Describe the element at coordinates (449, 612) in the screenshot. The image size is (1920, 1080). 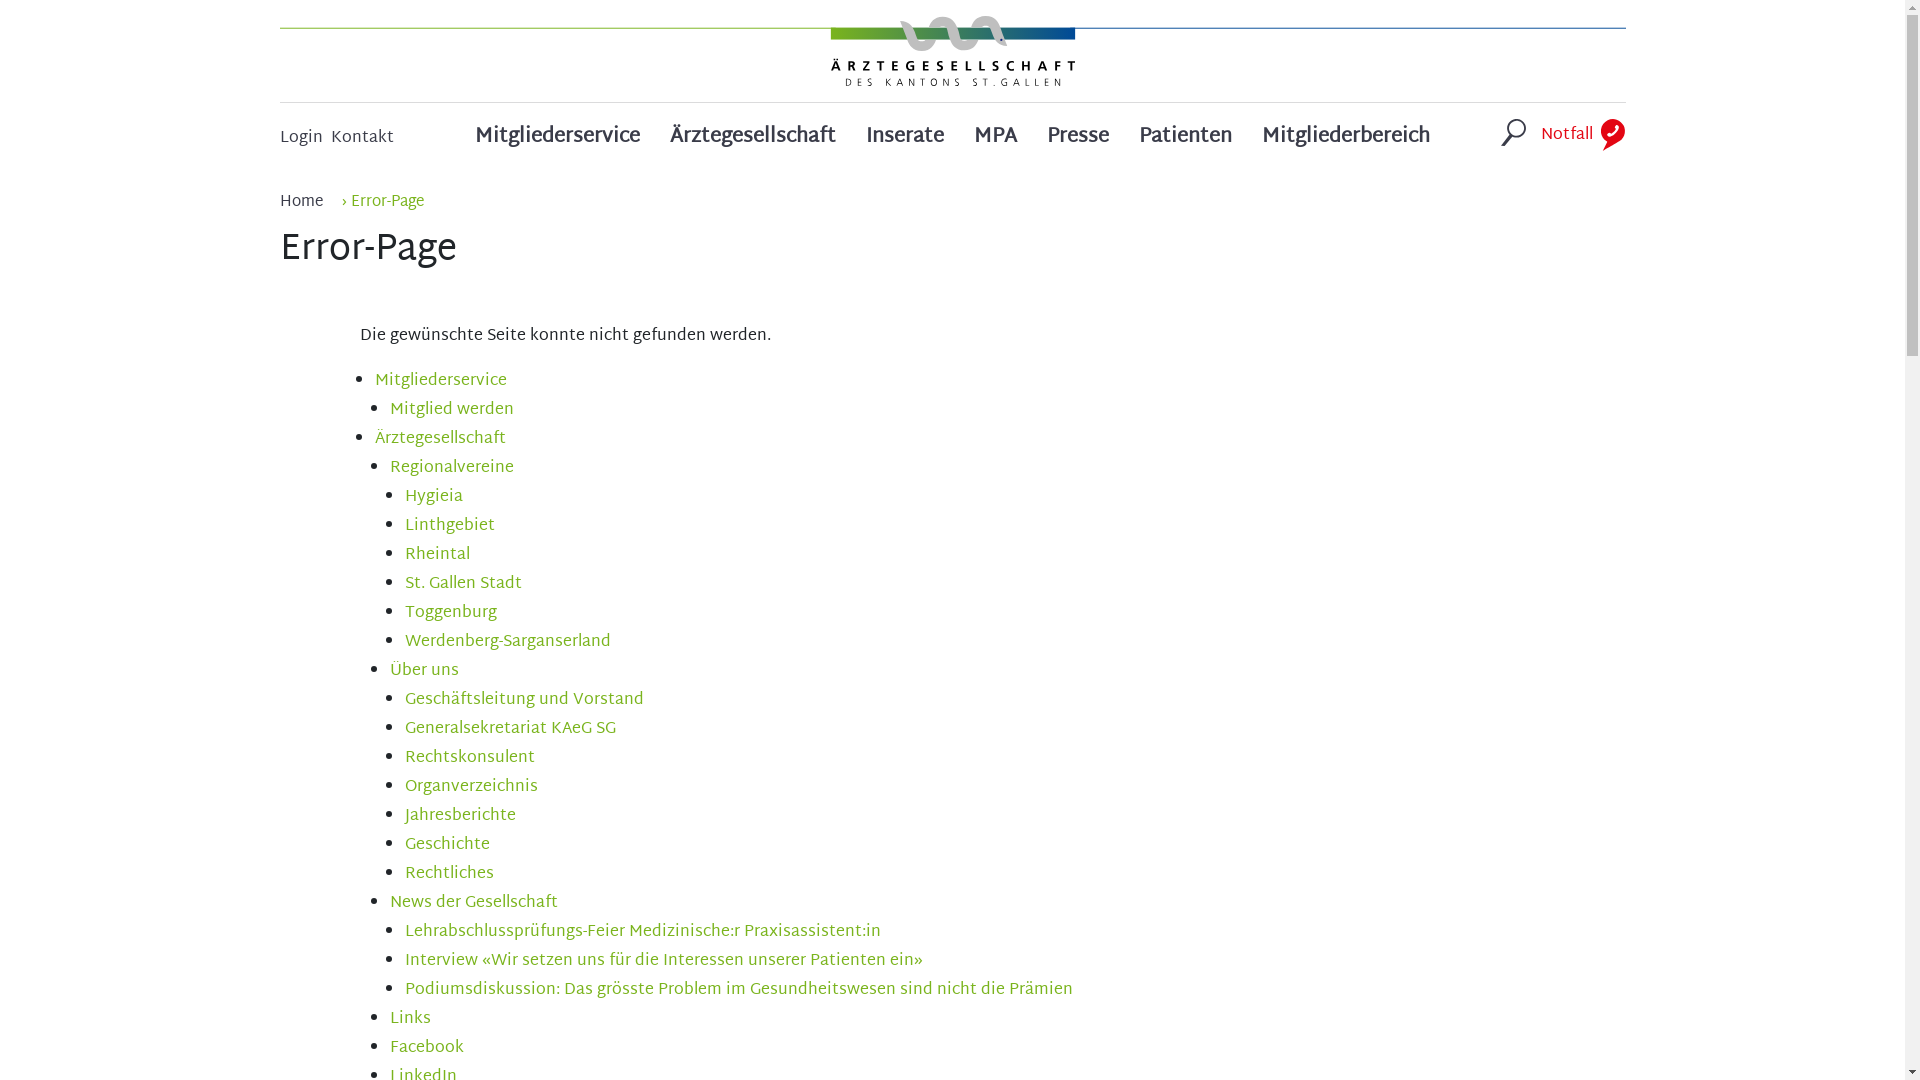
I see `'Toggenburg'` at that location.